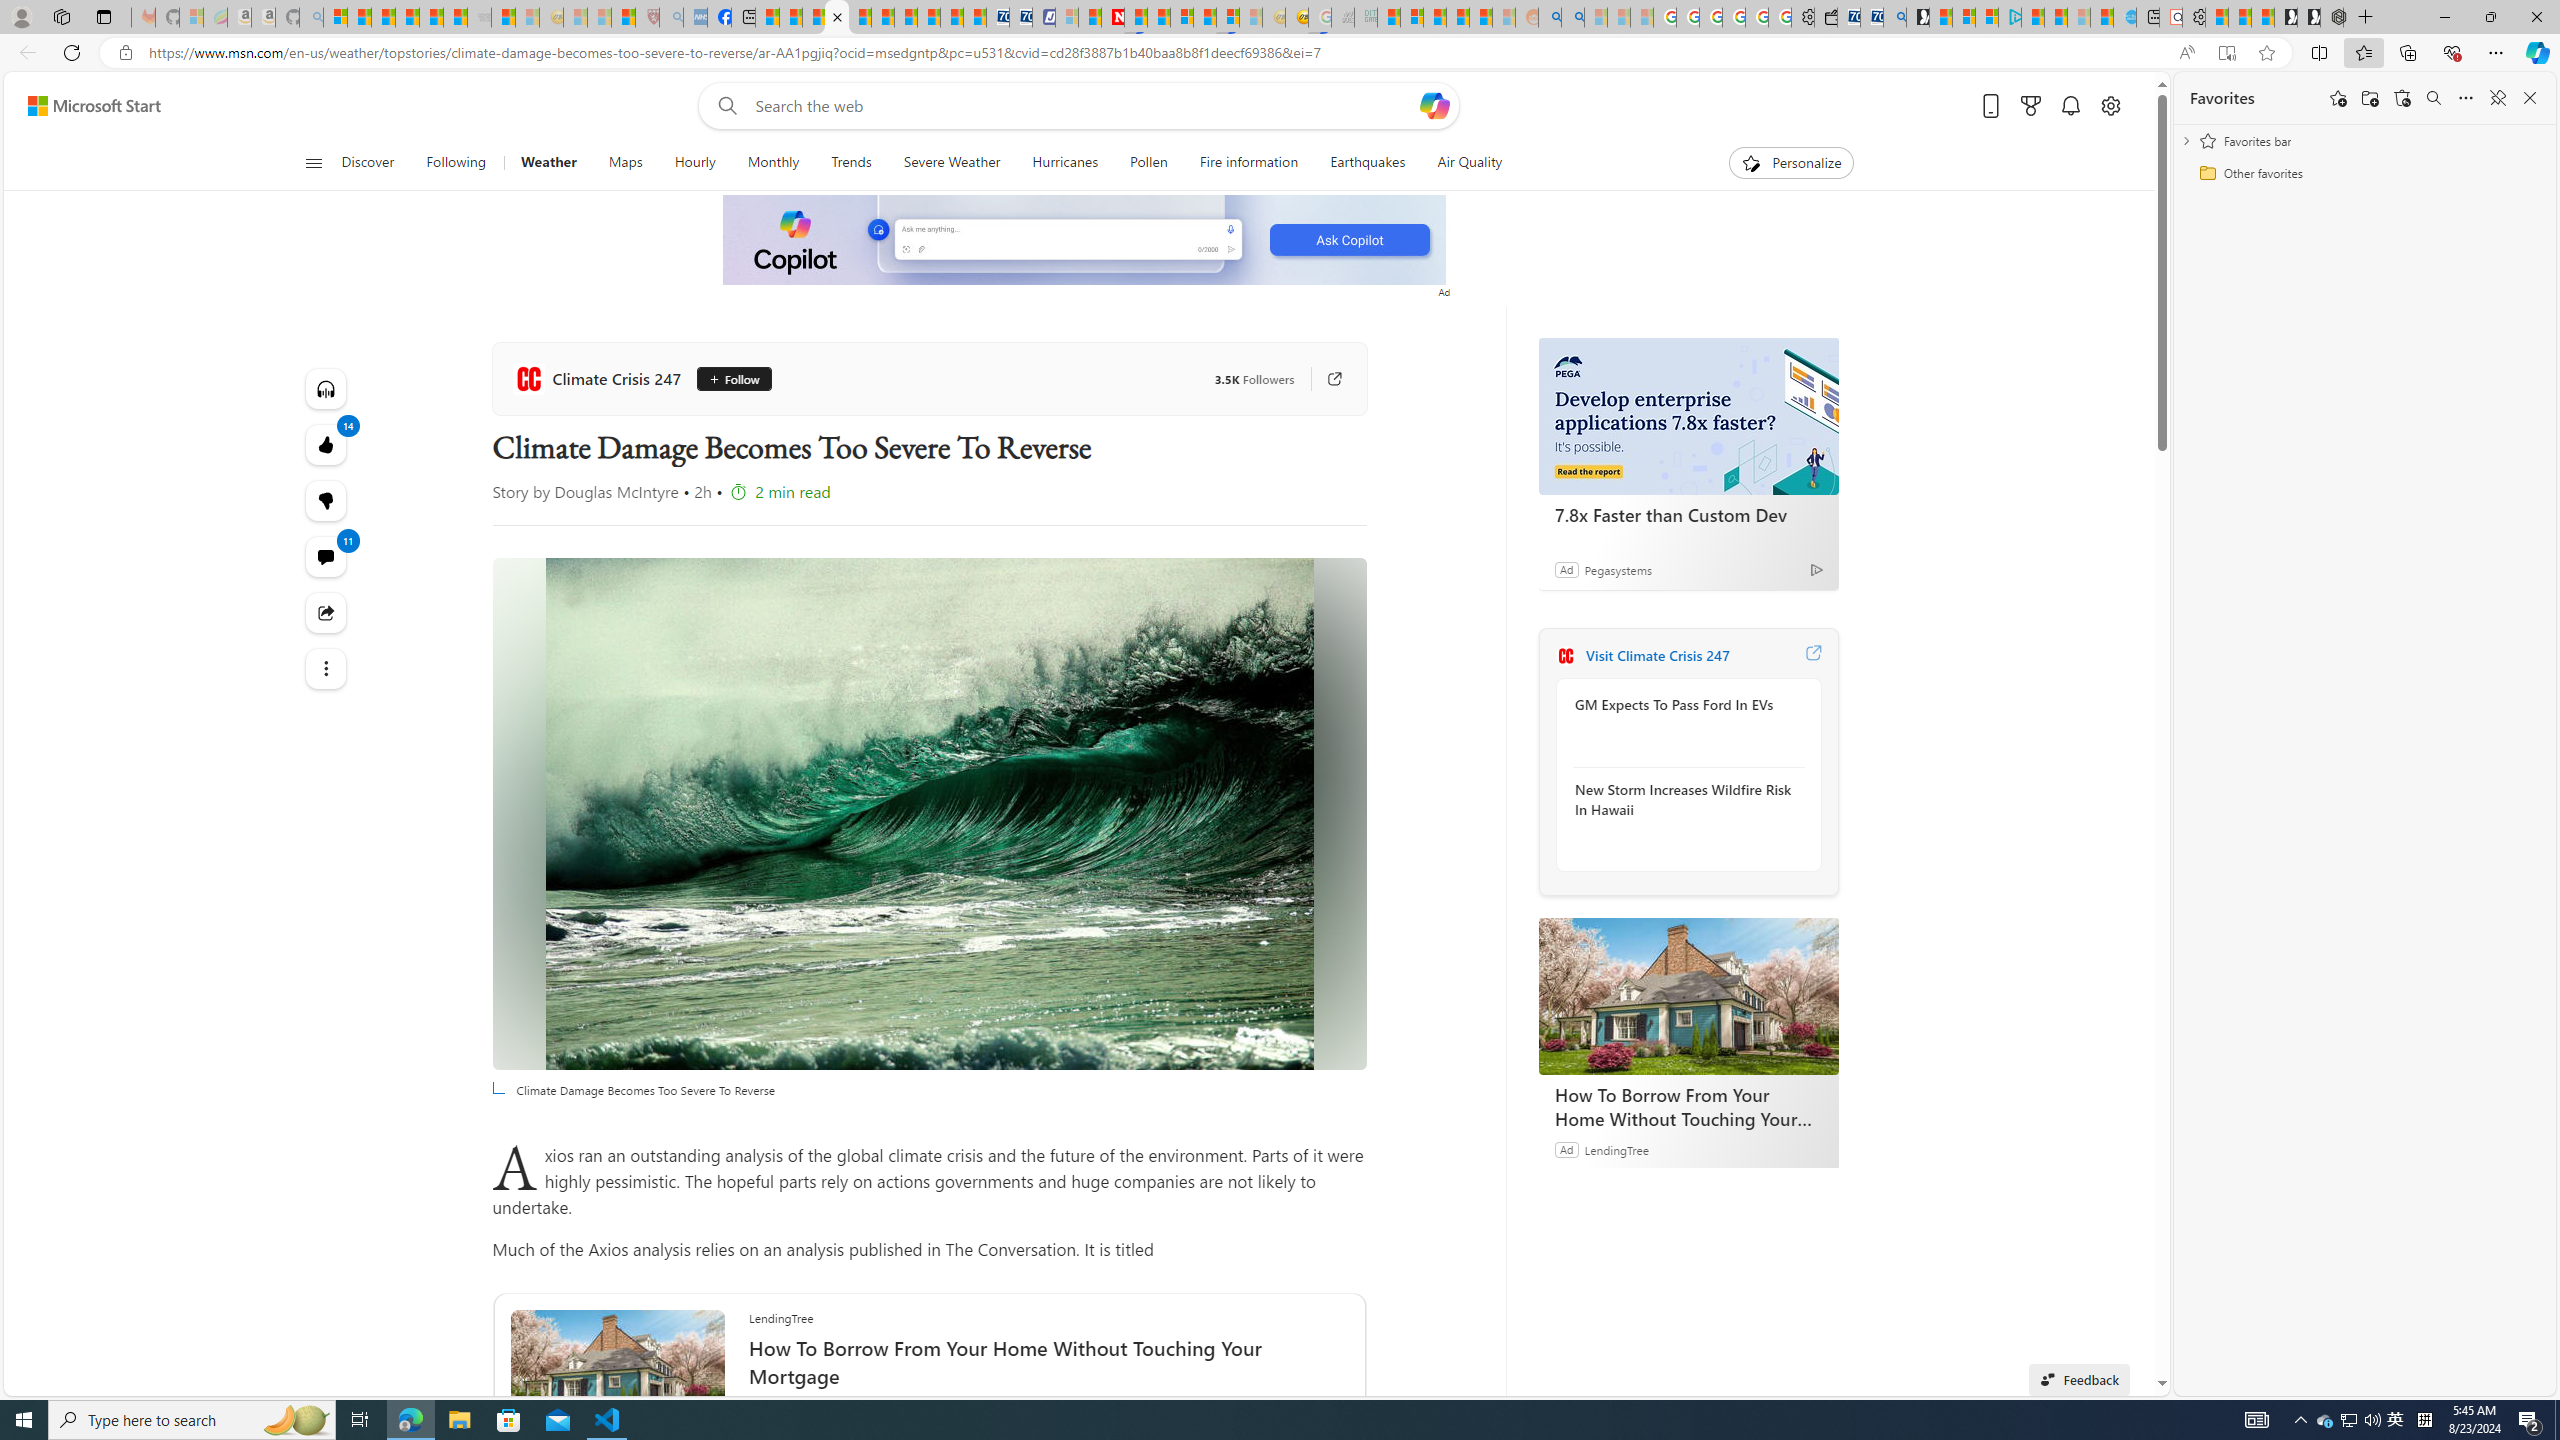 The width and height of the screenshot is (2560, 1440). Describe the element at coordinates (1084, 104) in the screenshot. I see `'Enter your search term'` at that location.